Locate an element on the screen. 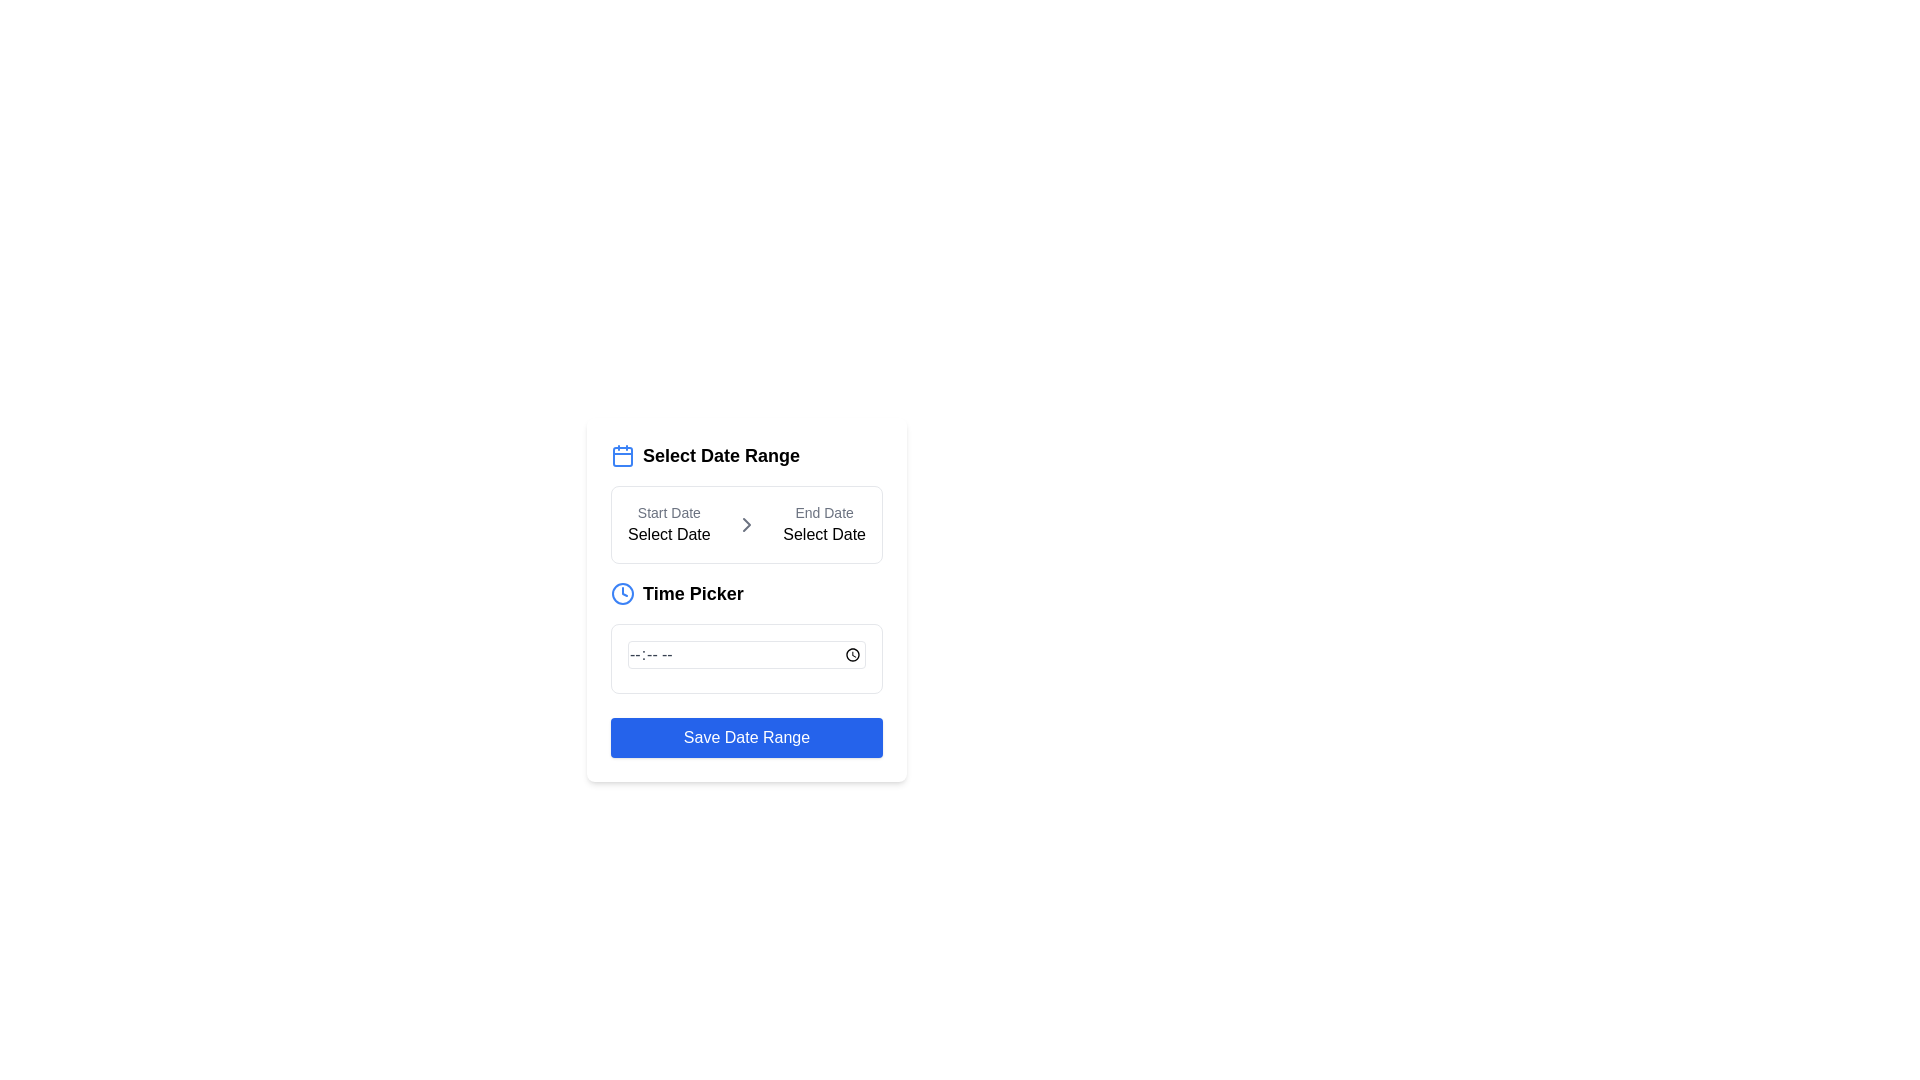  the decorative background rectangle of the calendar icon located to the left of the 'Select Date Range' label is located at coordinates (622, 456).